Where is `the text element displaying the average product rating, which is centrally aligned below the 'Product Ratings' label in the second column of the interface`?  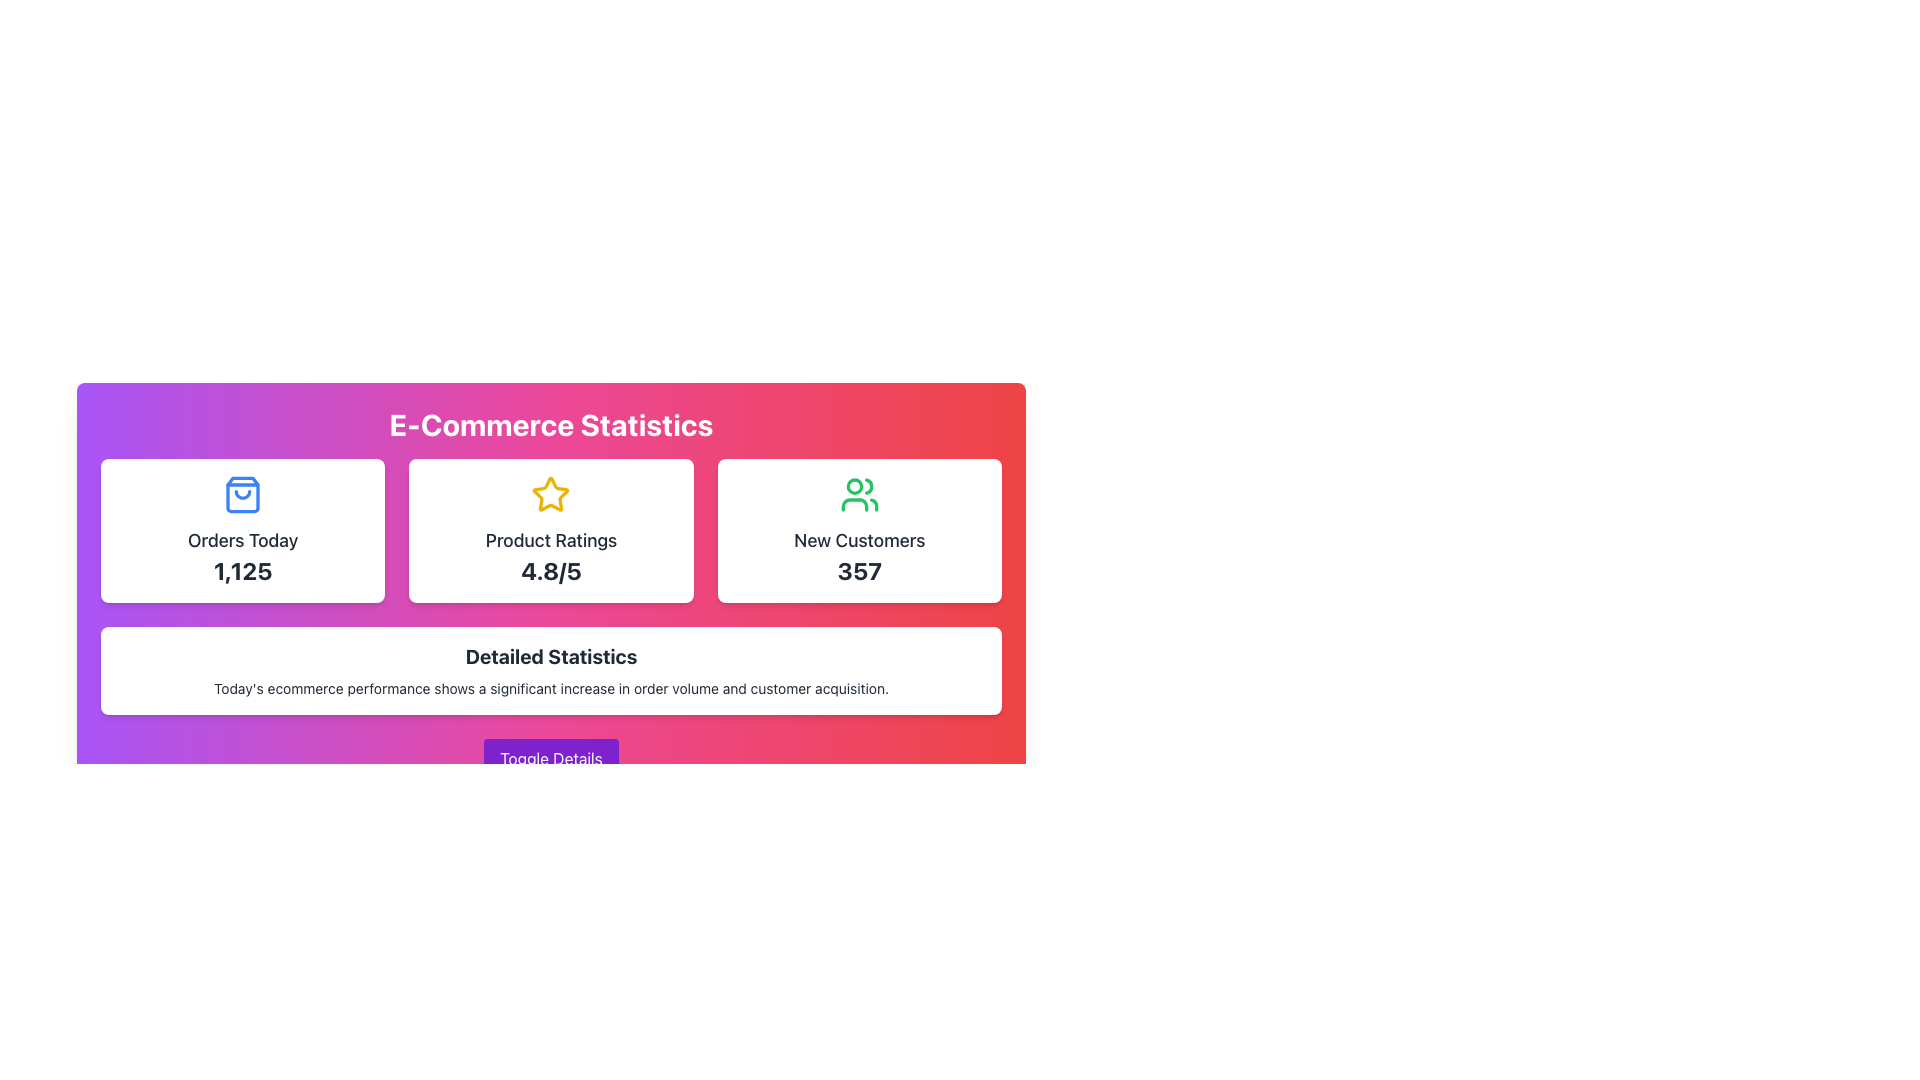
the text element displaying the average product rating, which is centrally aligned below the 'Product Ratings' label in the second column of the interface is located at coordinates (551, 570).